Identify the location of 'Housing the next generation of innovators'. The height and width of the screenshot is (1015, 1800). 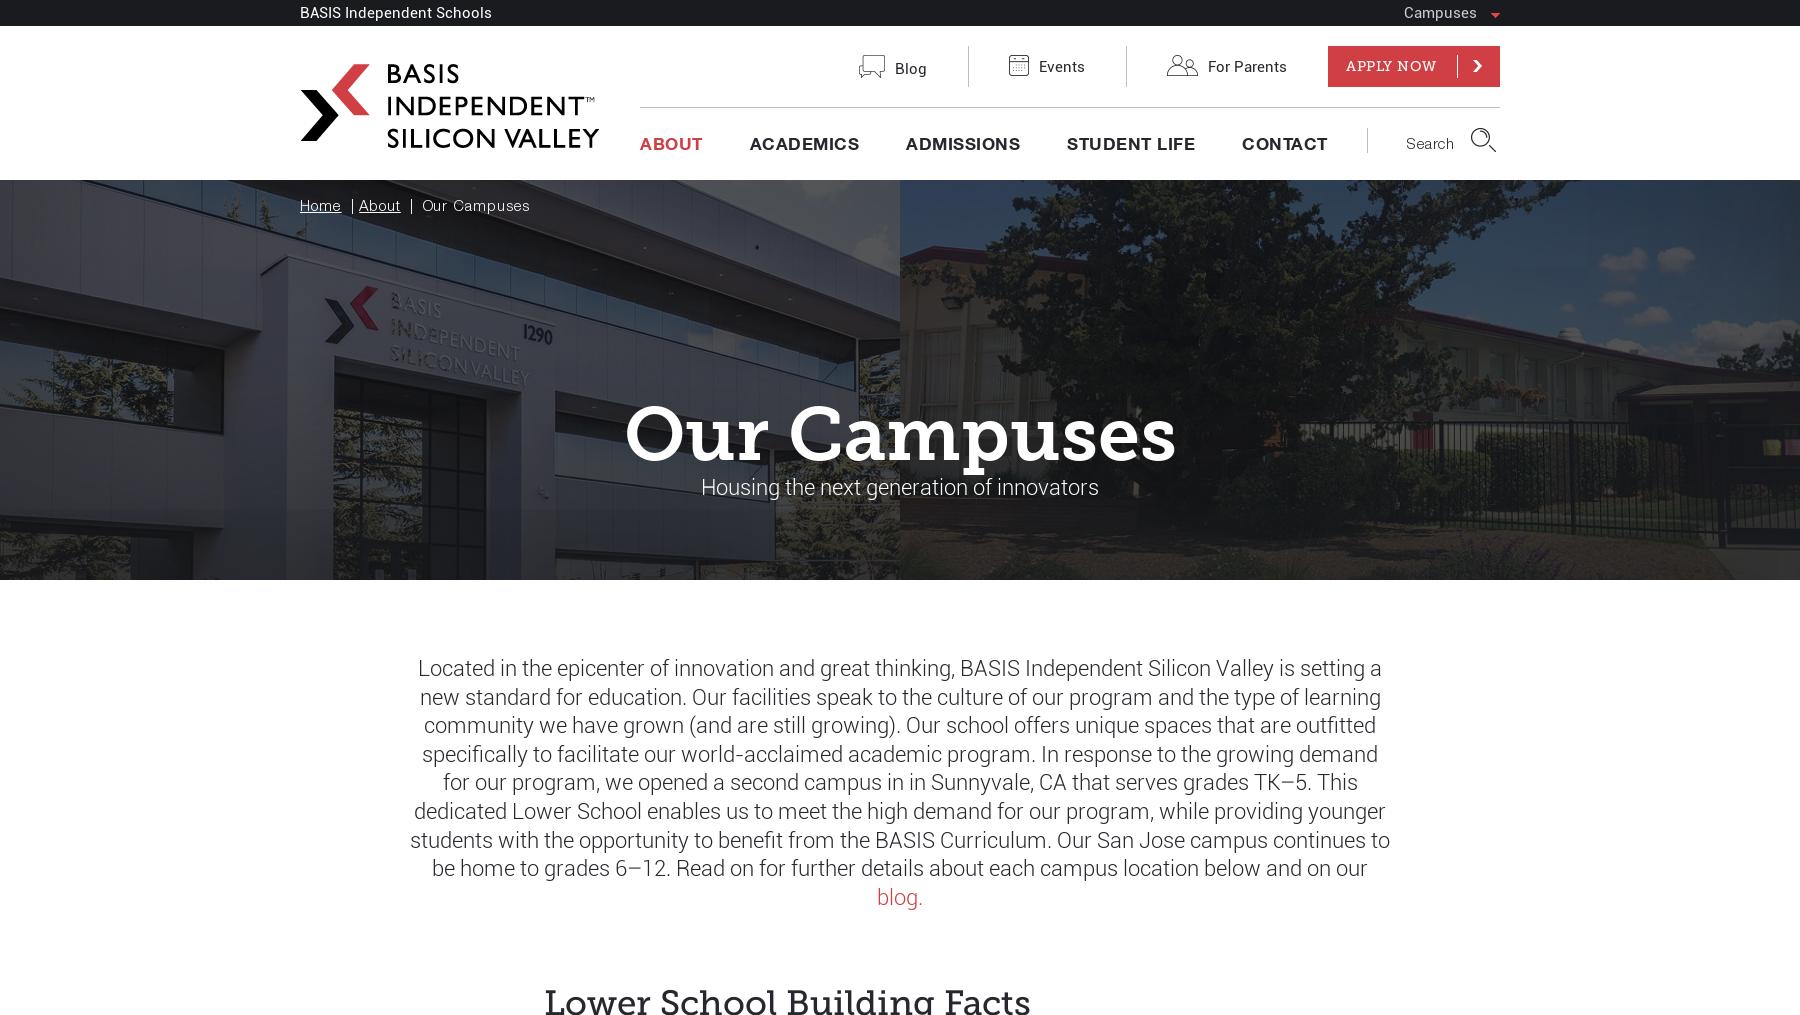
(900, 486).